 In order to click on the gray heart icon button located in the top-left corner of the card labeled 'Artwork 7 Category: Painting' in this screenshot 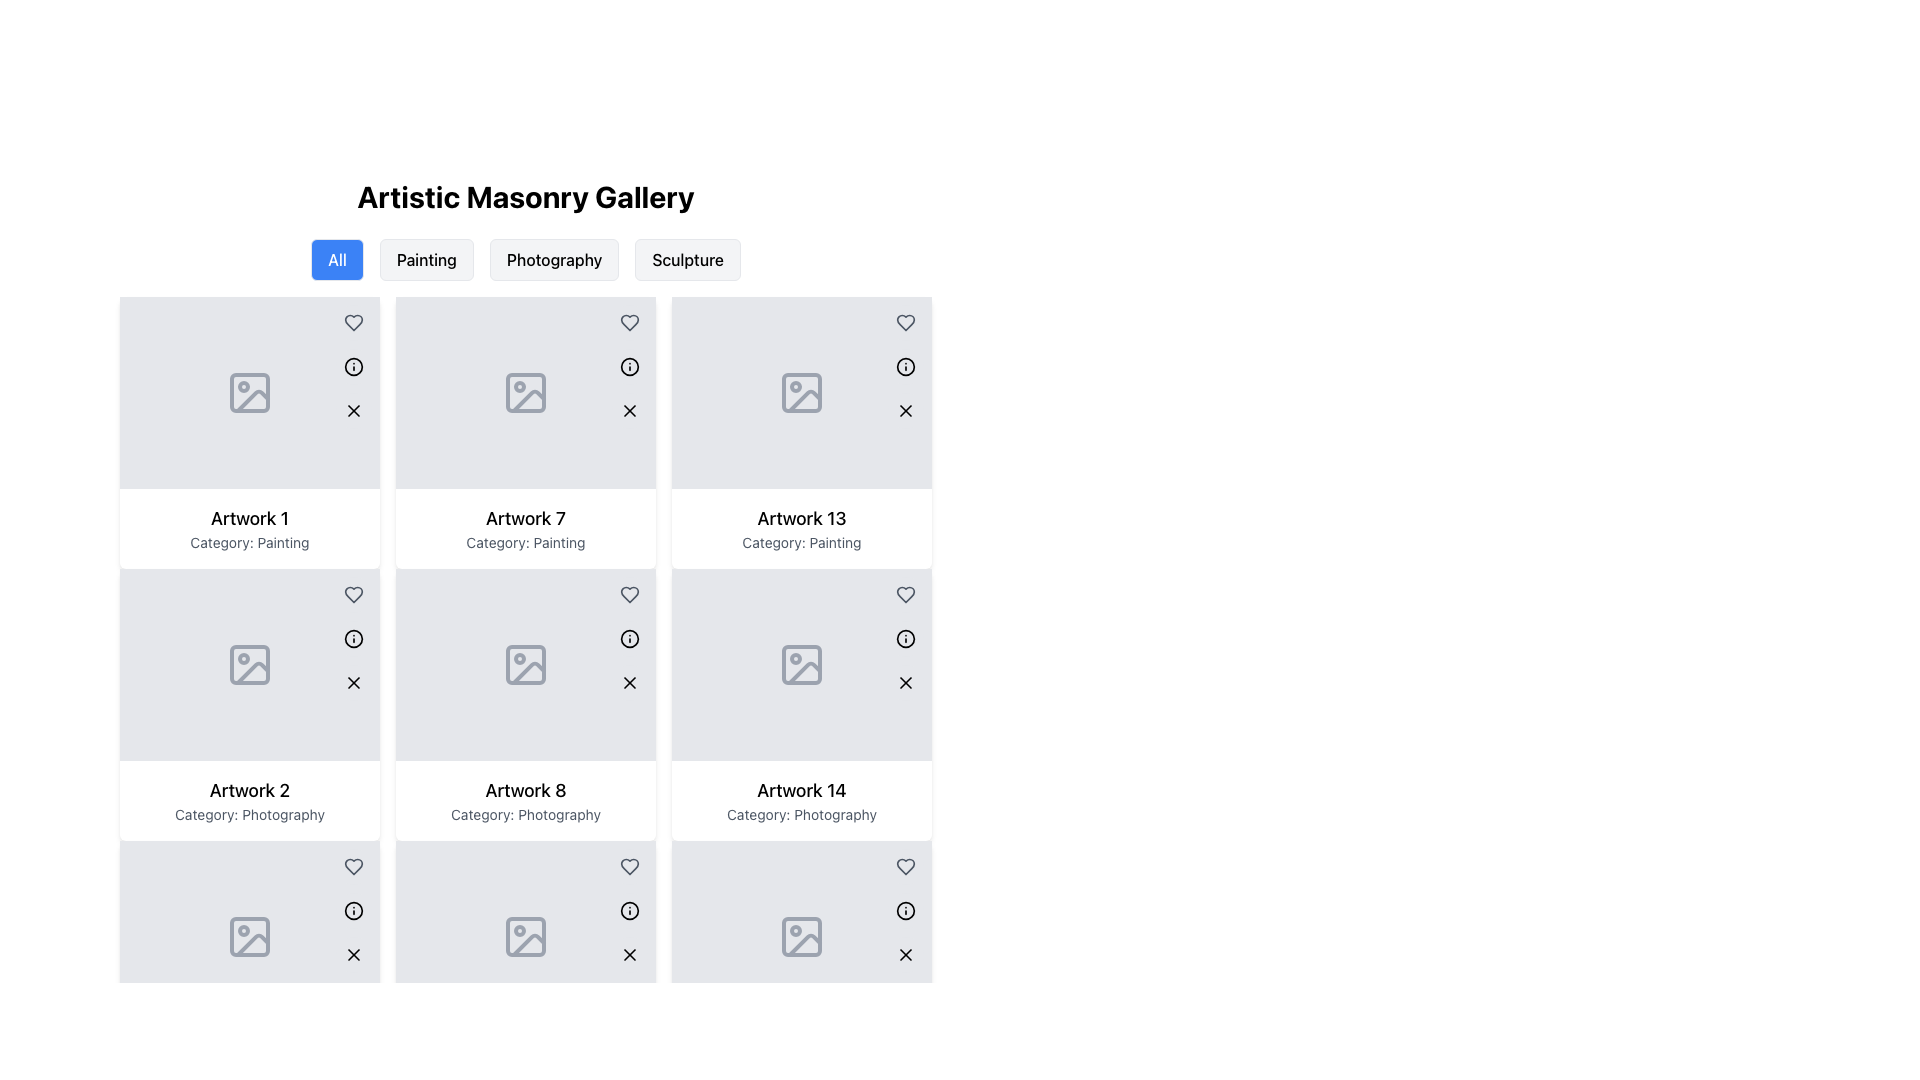, I will do `click(628, 322)`.